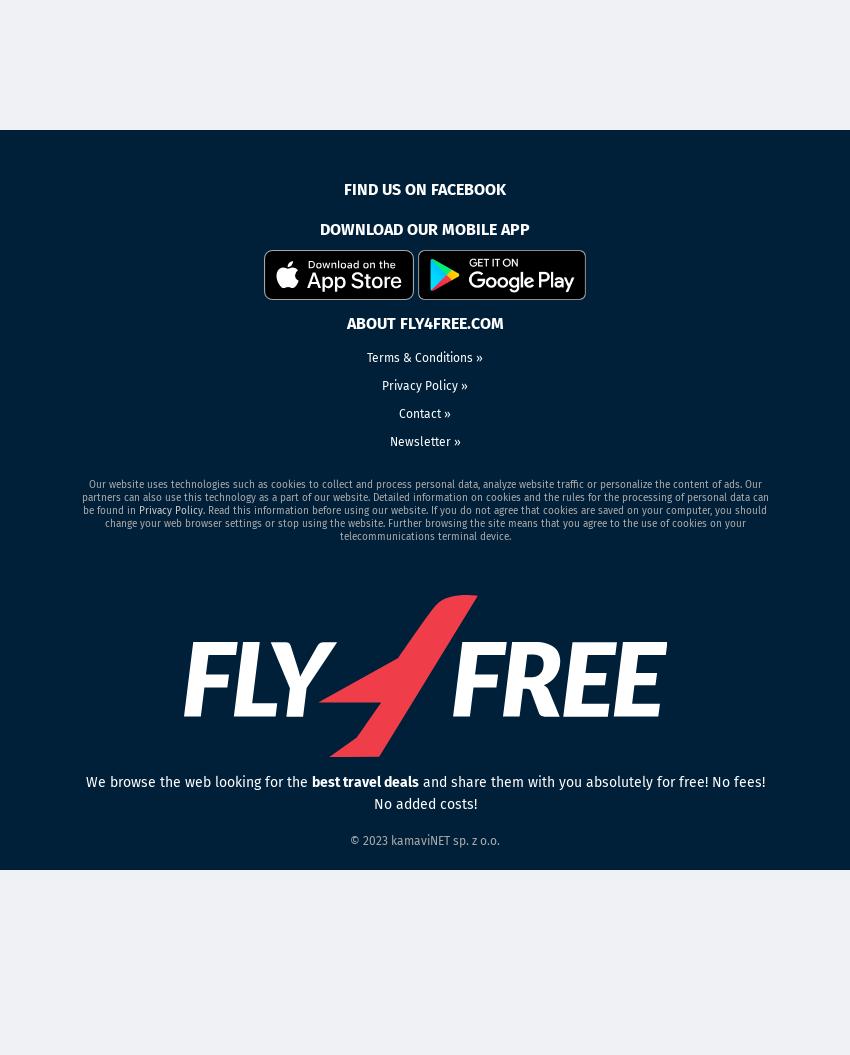 The height and width of the screenshot is (1055, 850). Describe the element at coordinates (425, 188) in the screenshot. I see `'Find us on Facebook'` at that location.